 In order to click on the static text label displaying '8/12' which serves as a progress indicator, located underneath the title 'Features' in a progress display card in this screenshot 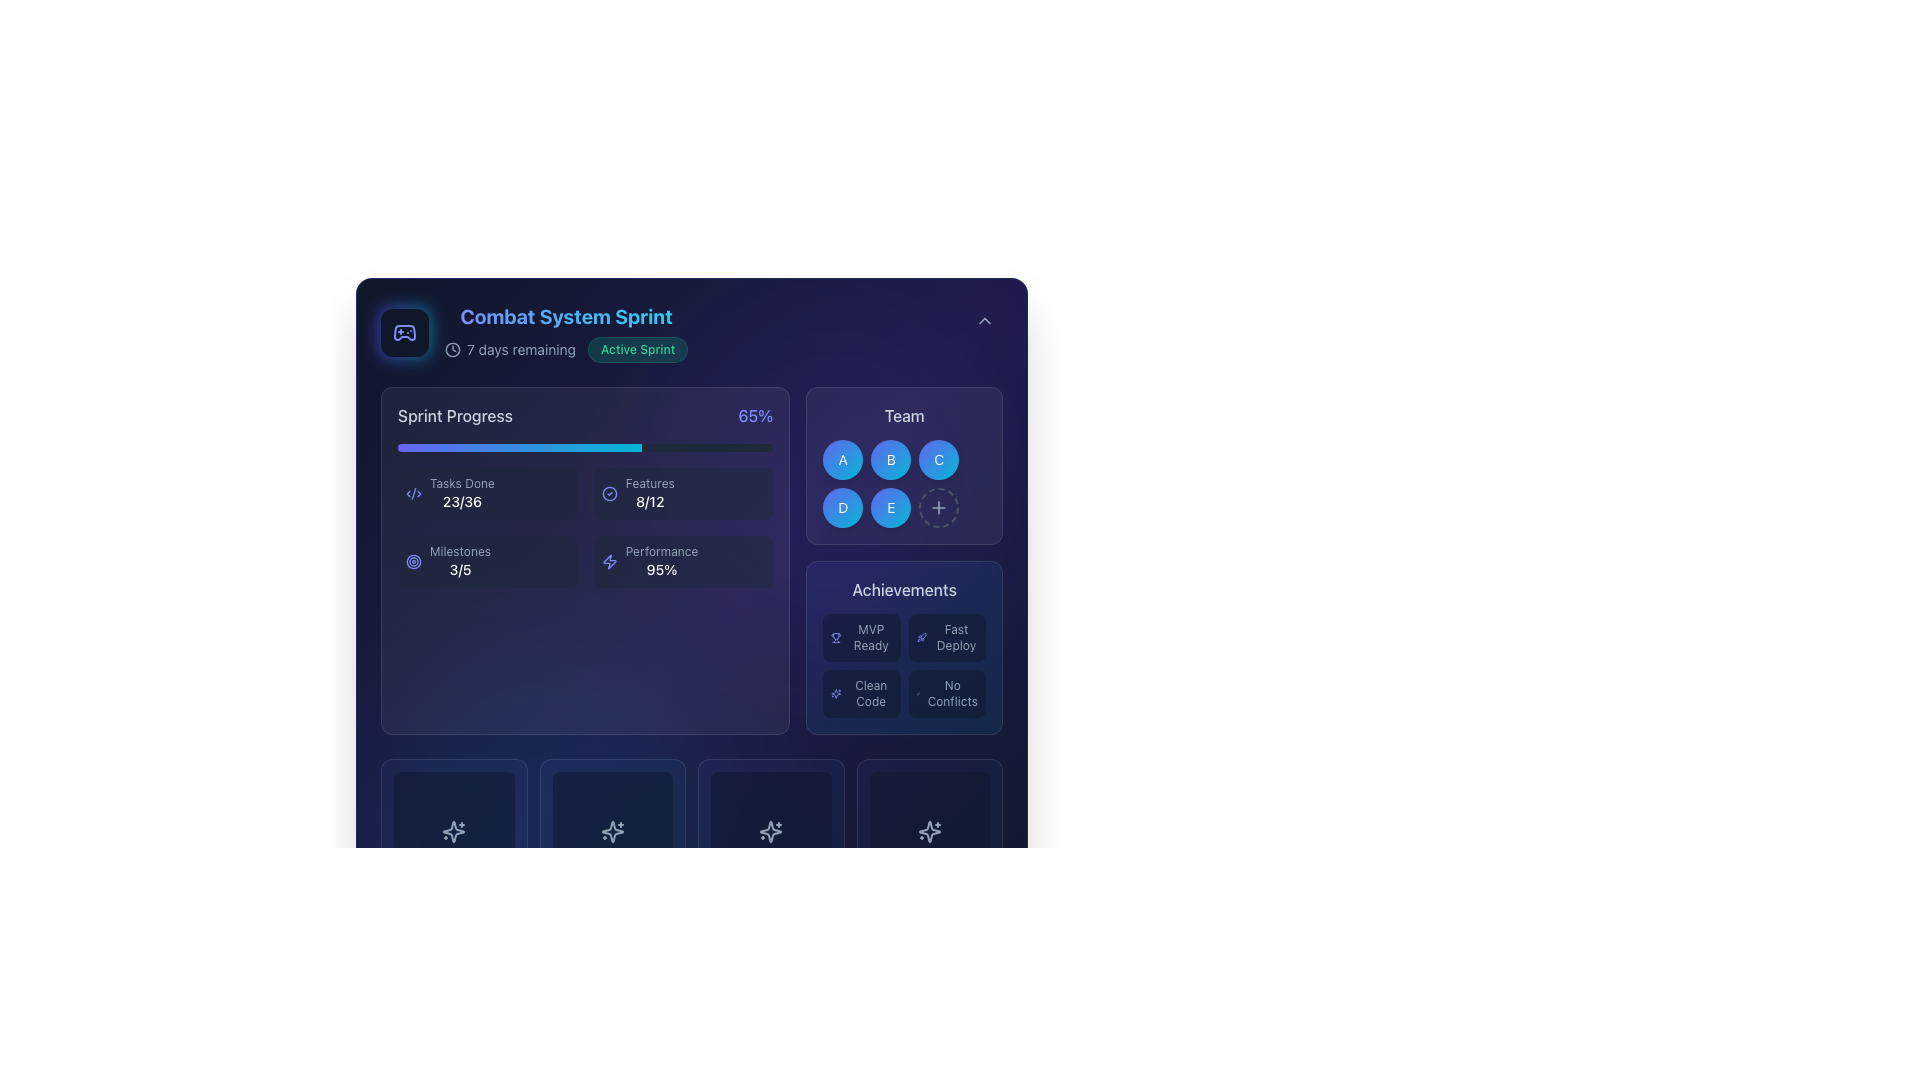, I will do `click(650, 500)`.